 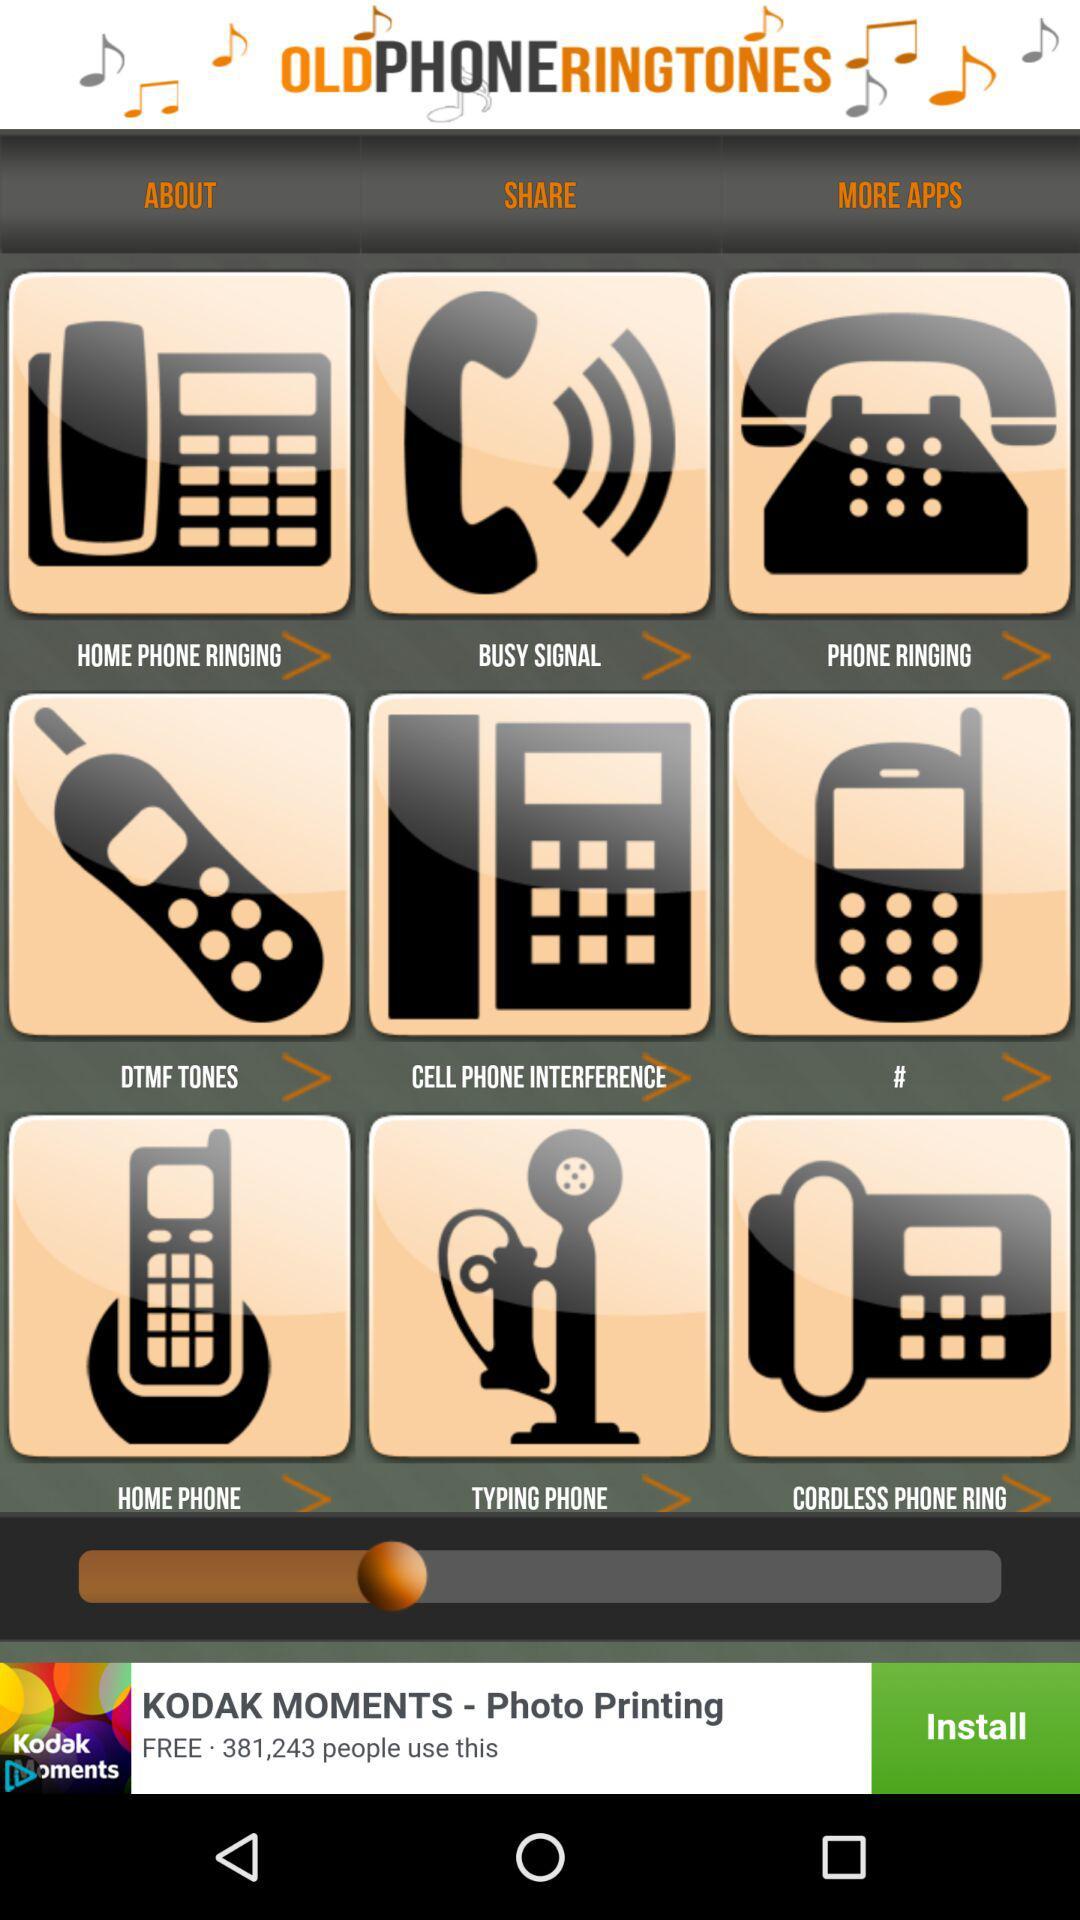 What do you see at coordinates (306, 1074) in the screenshot?
I see `click button` at bounding box center [306, 1074].